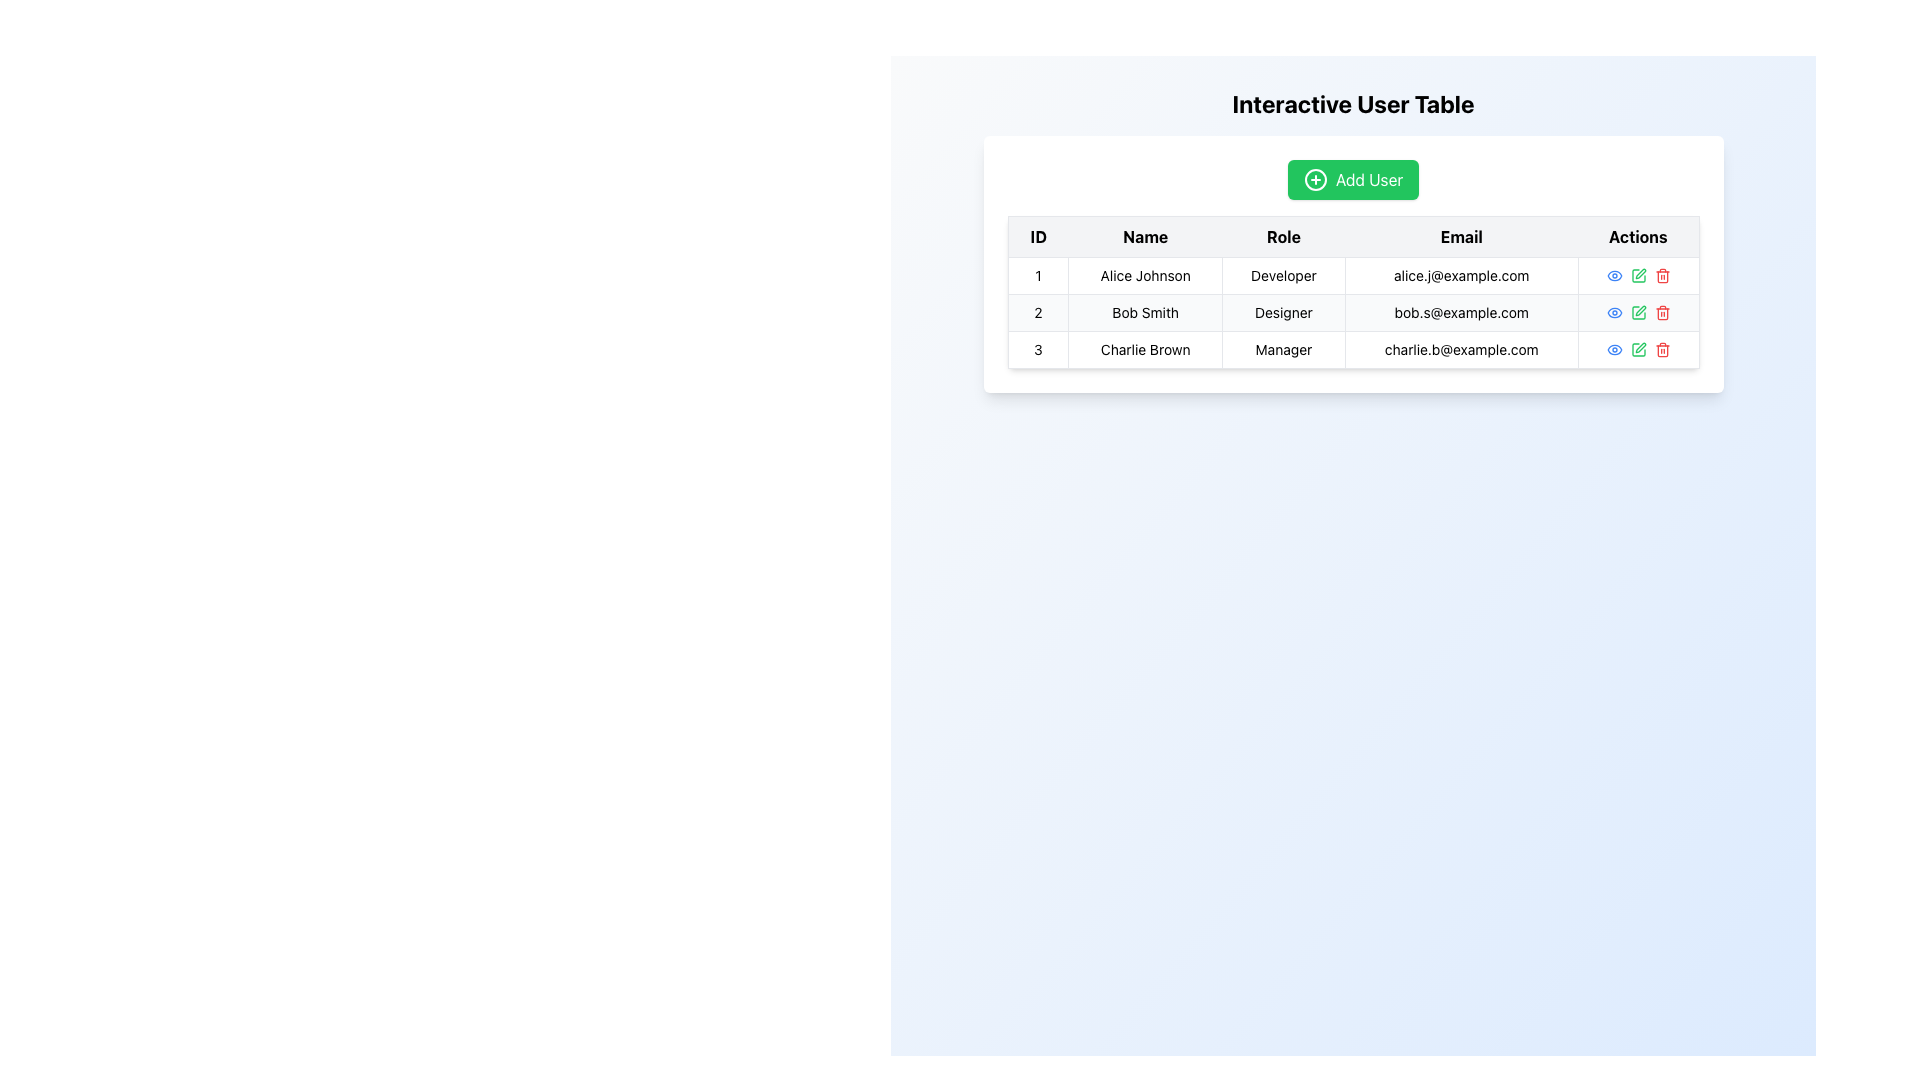 The height and width of the screenshot is (1080, 1920). What do you see at coordinates (1640, 346) in the screenshot?
I see `the edit icon button, resembling a pen, in the 'Actions' column for the user 'Charlie Brown'` at bounding box center [1640, 346].